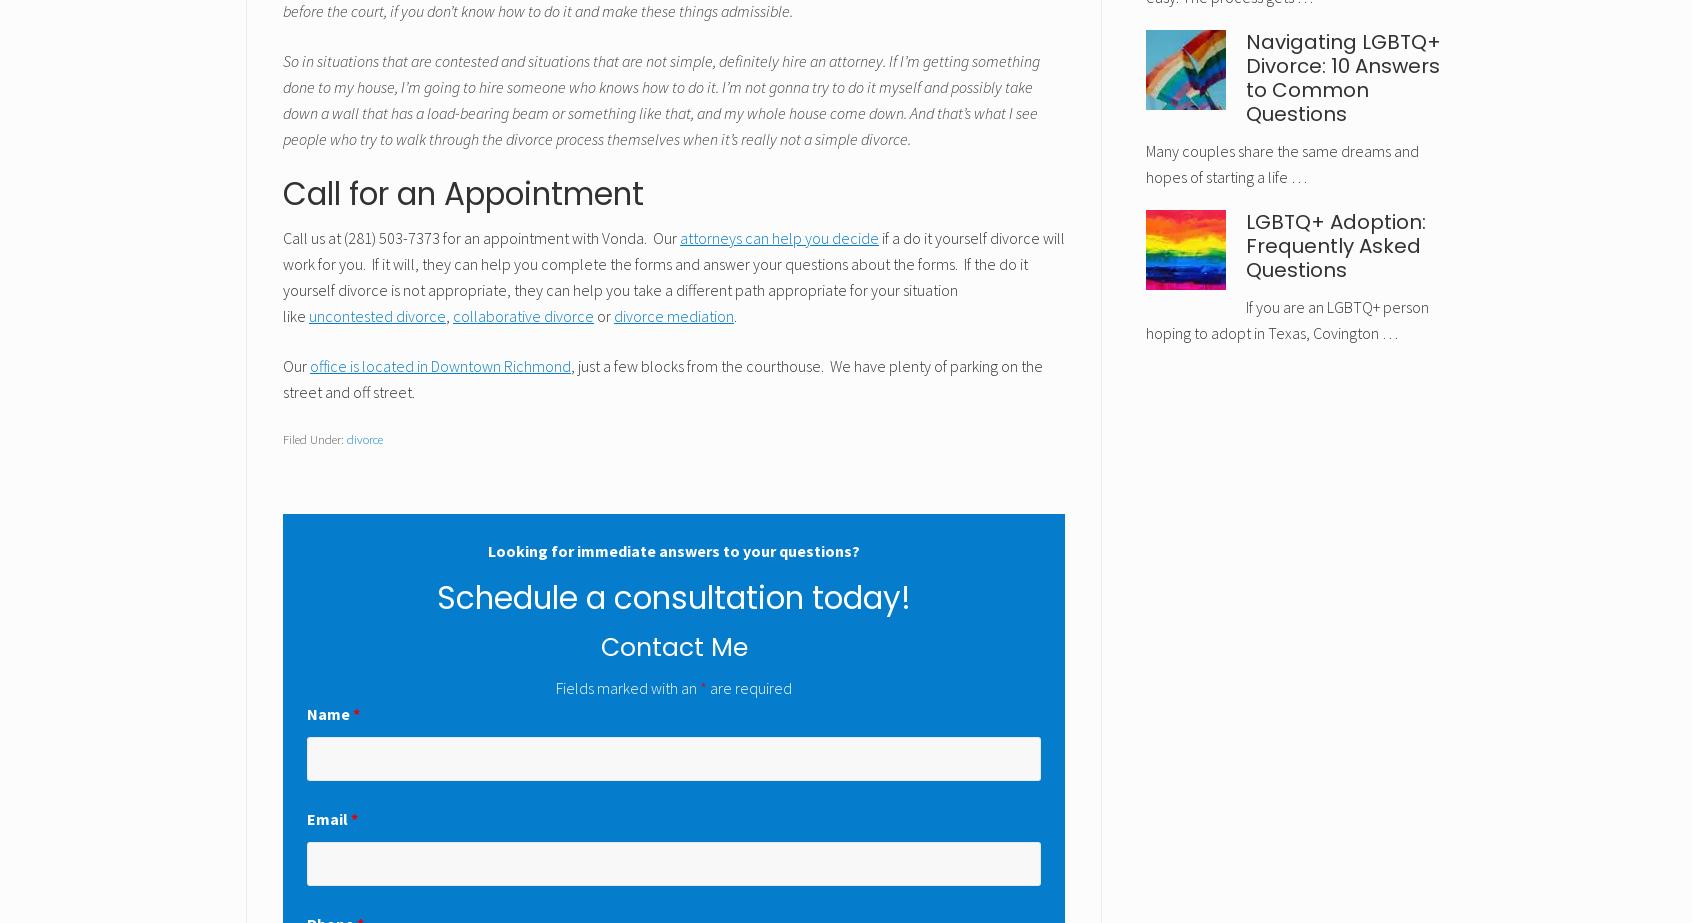 The width and height of the screenshot is (1692, 923). What do you see at coordinates (673, 276) in the screenshot?
I see `'if a do it yourself divorce will work for you.  If it will, they can help you complete the forms and answer your questions about the forms.  If the do it yourself divorce is not appropriate, they can help you take a different path appropriate for your situation like'` at bounding box center [673, 276].